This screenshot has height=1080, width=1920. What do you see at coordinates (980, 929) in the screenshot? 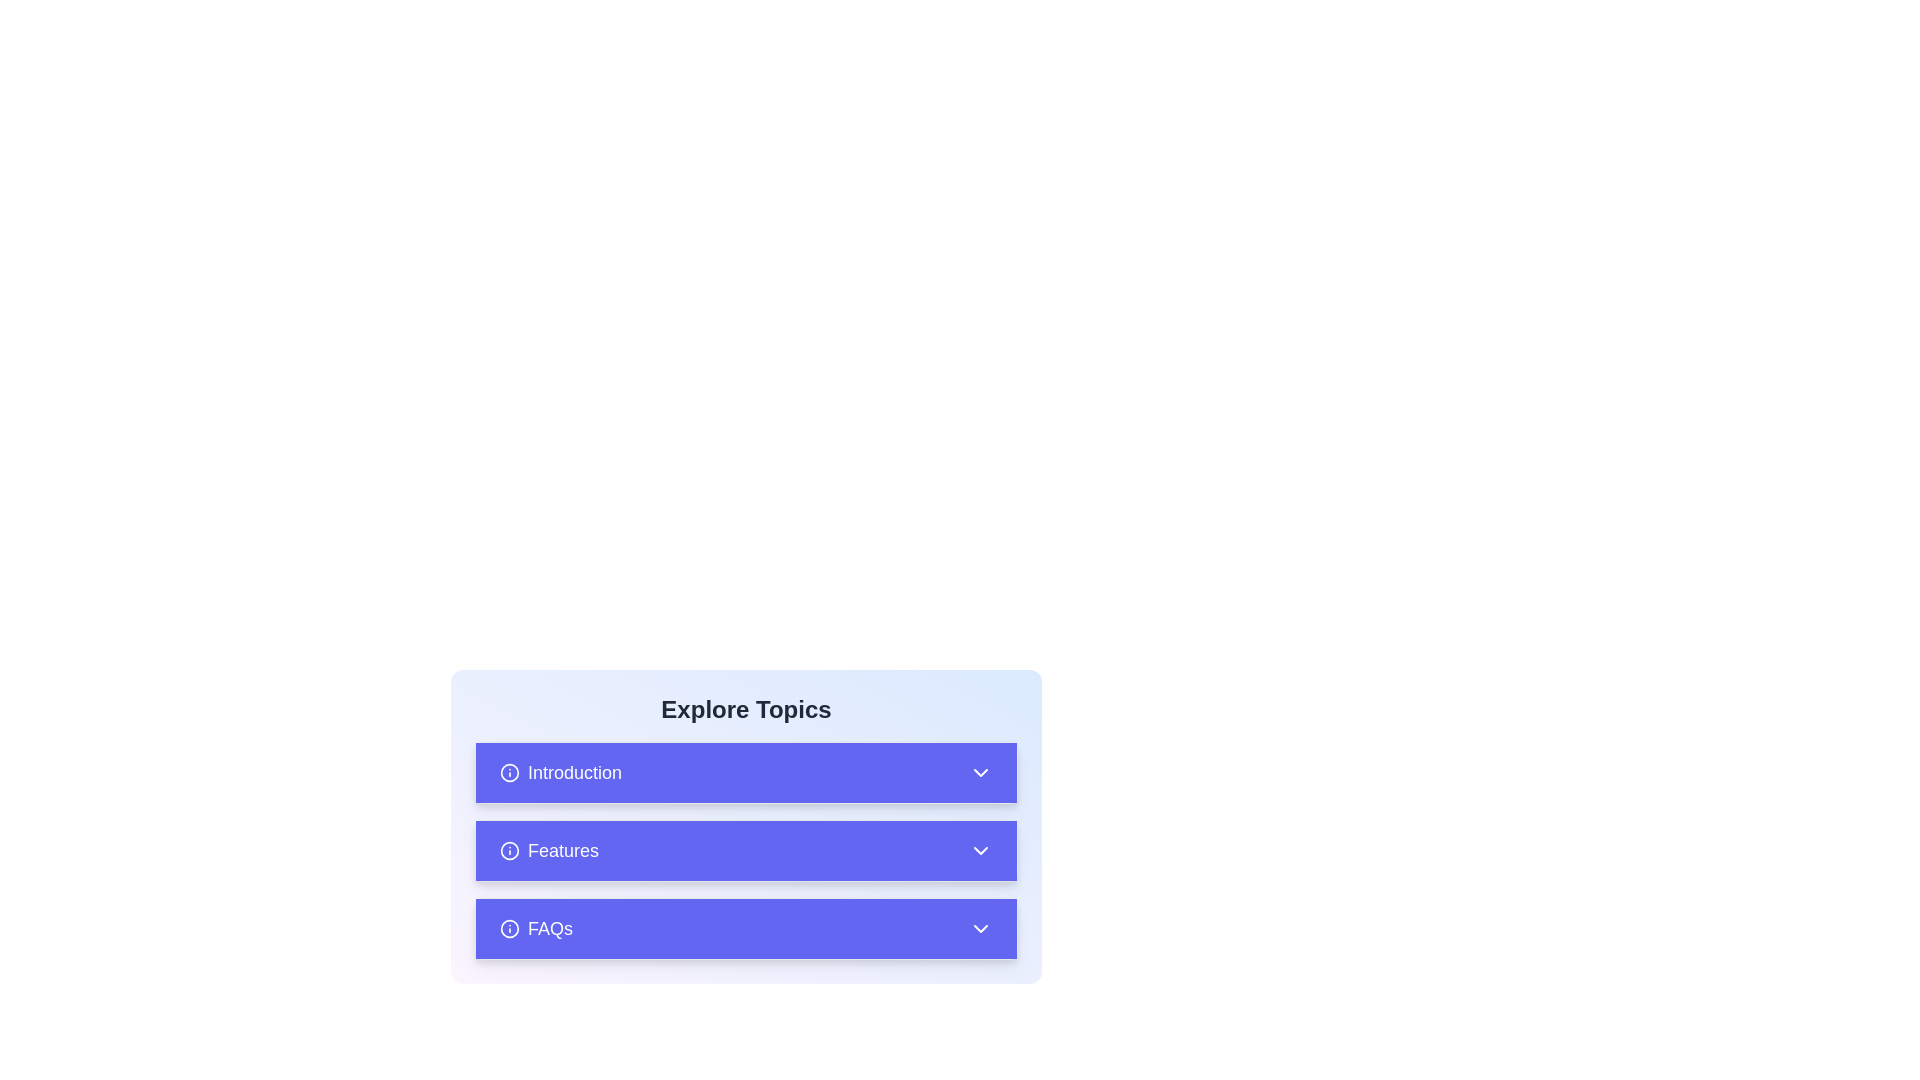
I see `the collapsible/expandable icon located on the right side of the 'FAQs' section` at bounding box center [980, 929].